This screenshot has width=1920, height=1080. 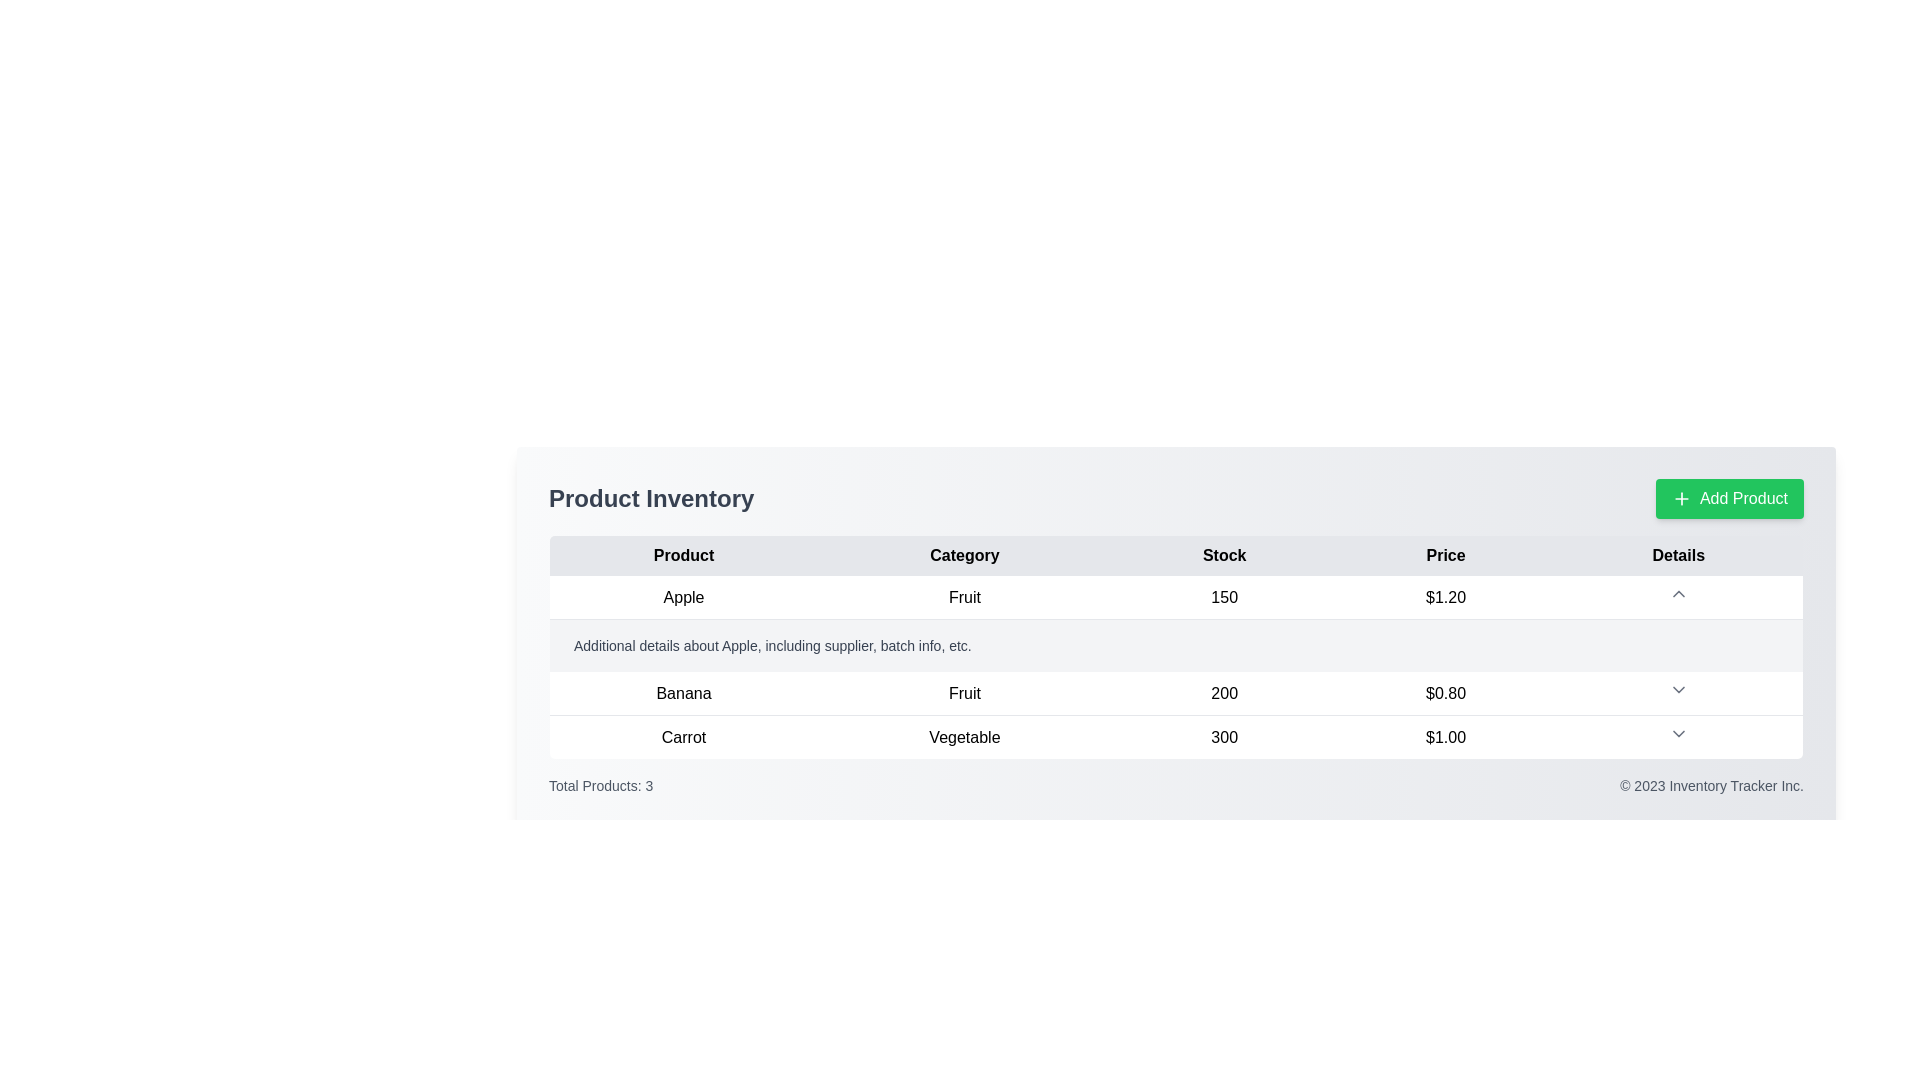 I want to click on the inventory item row for 'Carrot' which displays details like name, category, stock, and price, and may have interactive elements such as a 'Details' dropdown, so click(x=1176, y=737).